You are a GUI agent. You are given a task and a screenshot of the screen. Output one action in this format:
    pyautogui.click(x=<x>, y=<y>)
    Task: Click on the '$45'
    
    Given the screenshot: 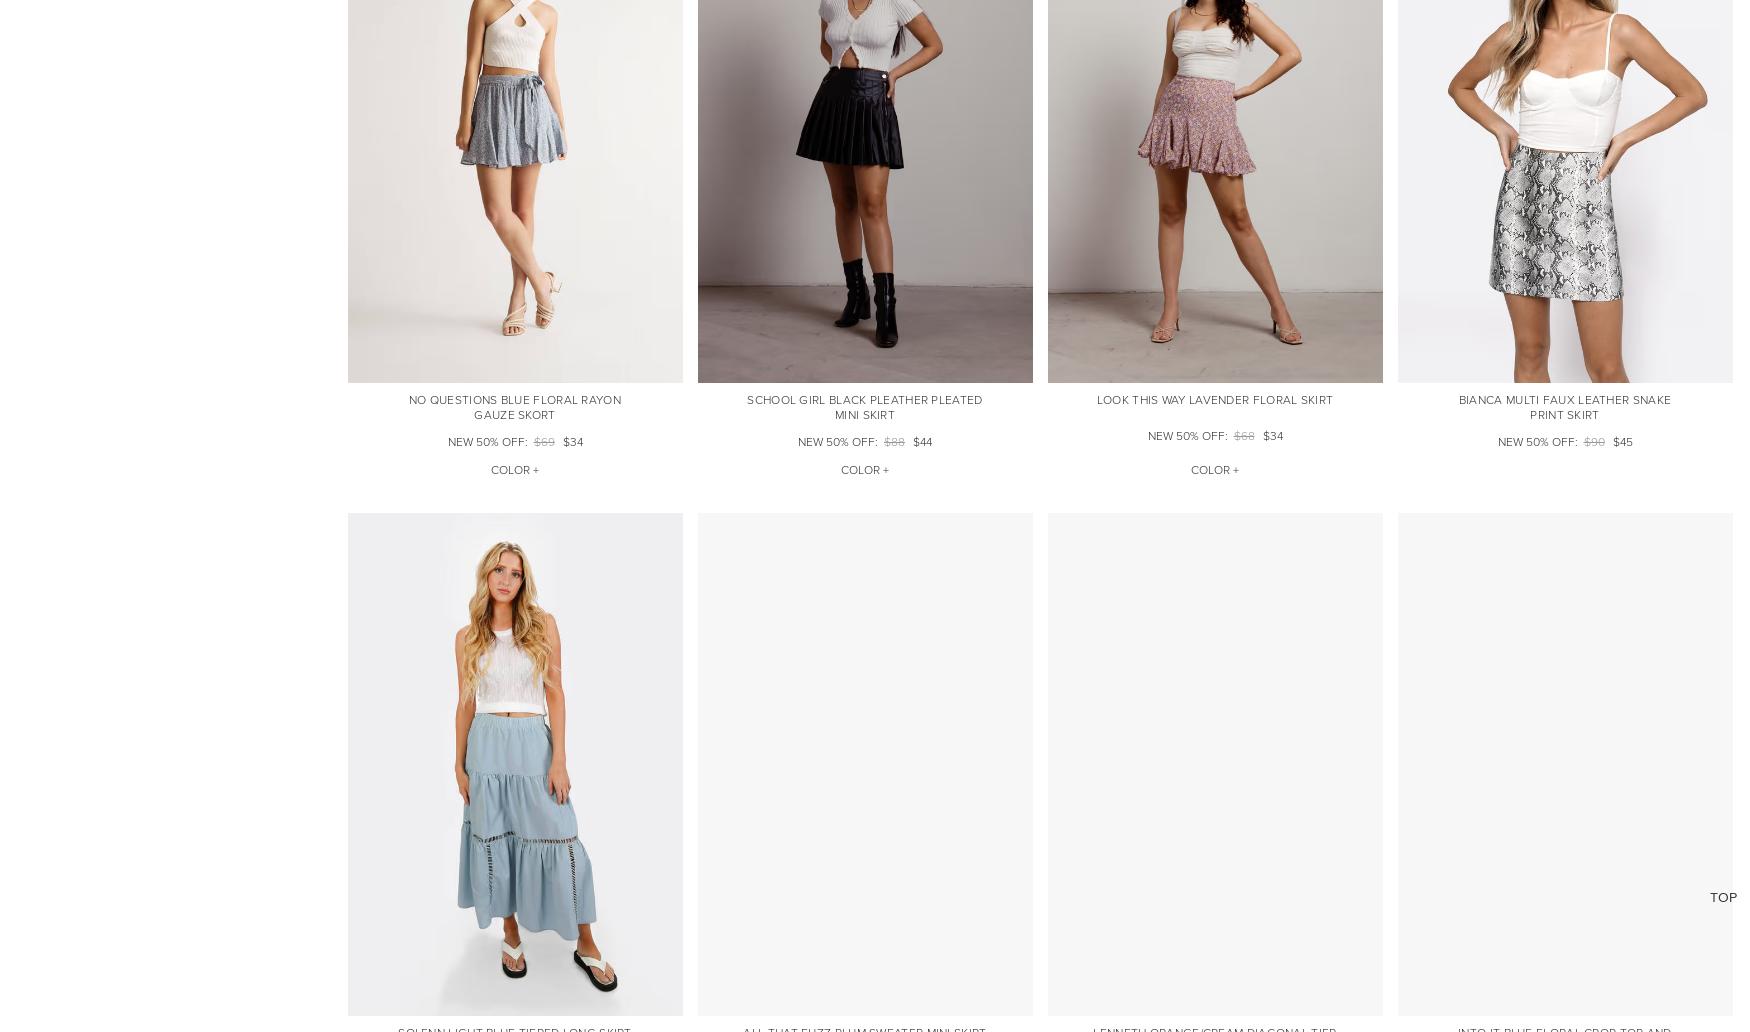 What is the action you would take?
    pyautogui.click(x=1622, y=441)
    